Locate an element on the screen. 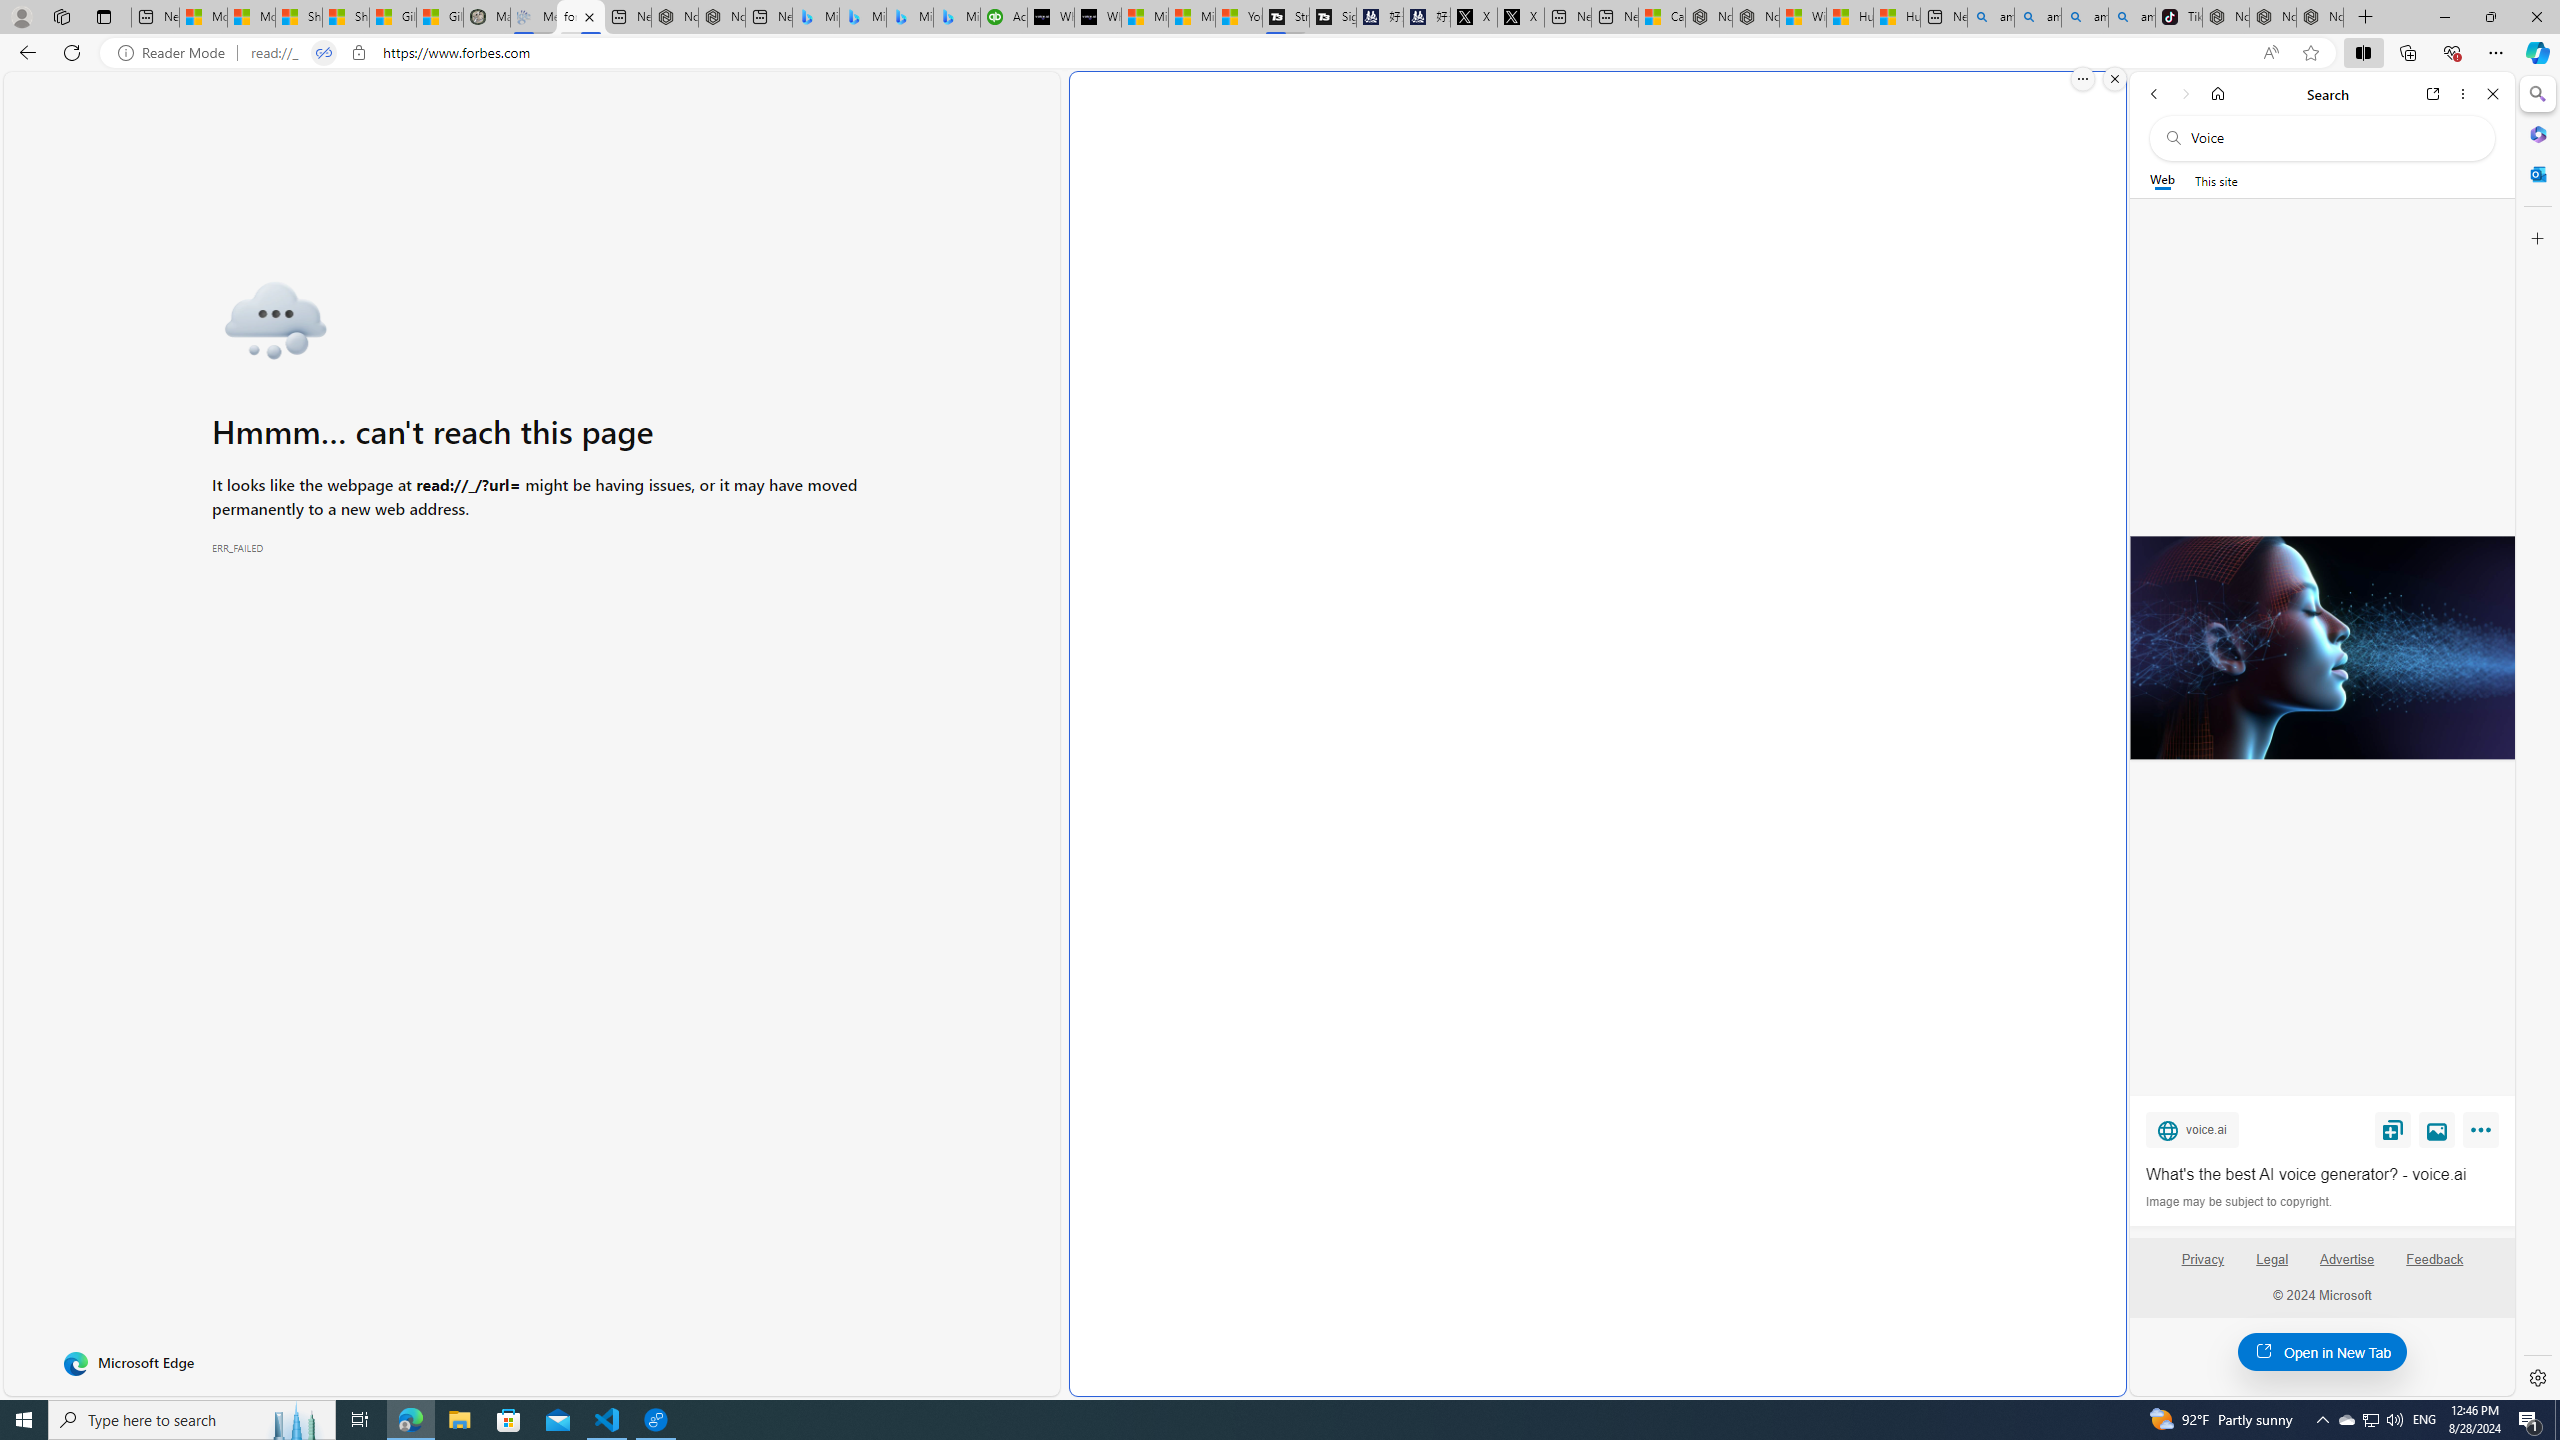 The height and width of the screenshot is (1440, 2560). 'Feedback' is located at coordinates (2433, 1259).